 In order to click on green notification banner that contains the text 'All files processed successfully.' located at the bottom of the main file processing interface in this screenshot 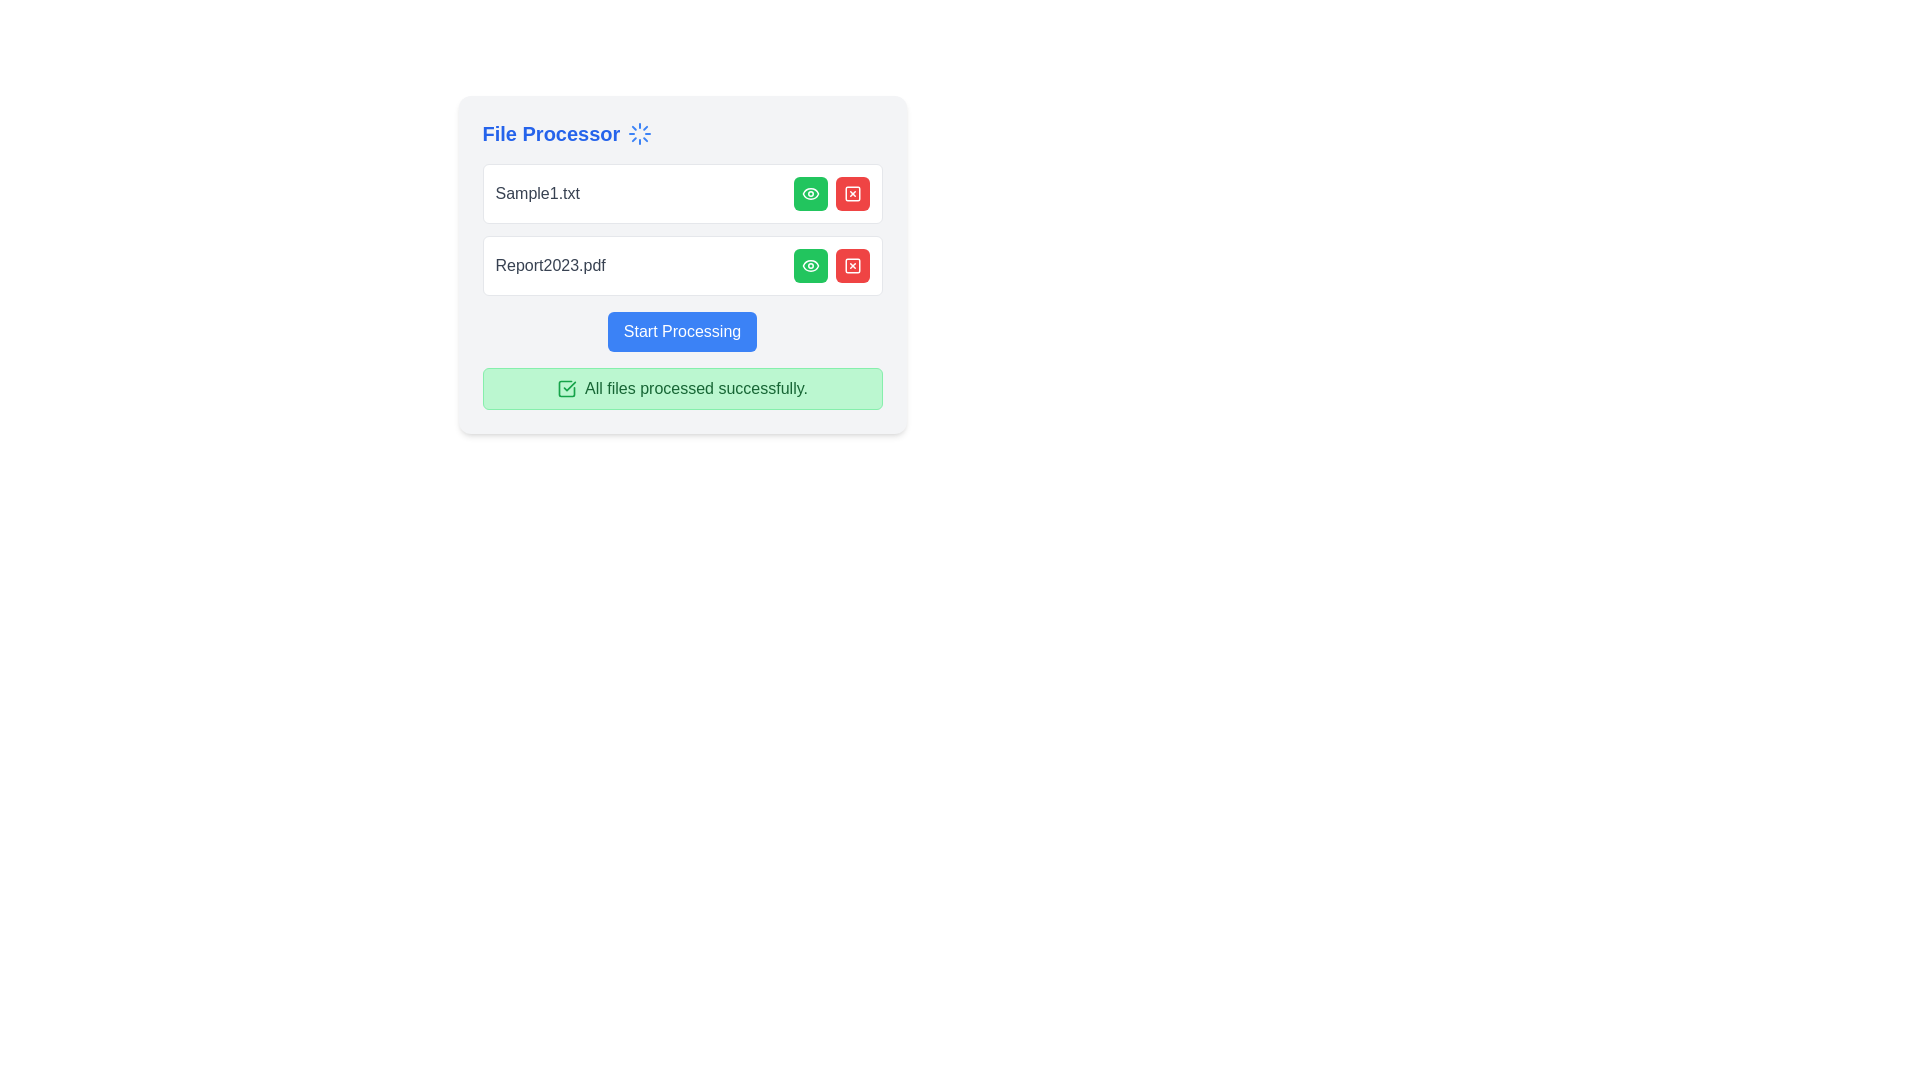, I will do `click(682, 389)`.